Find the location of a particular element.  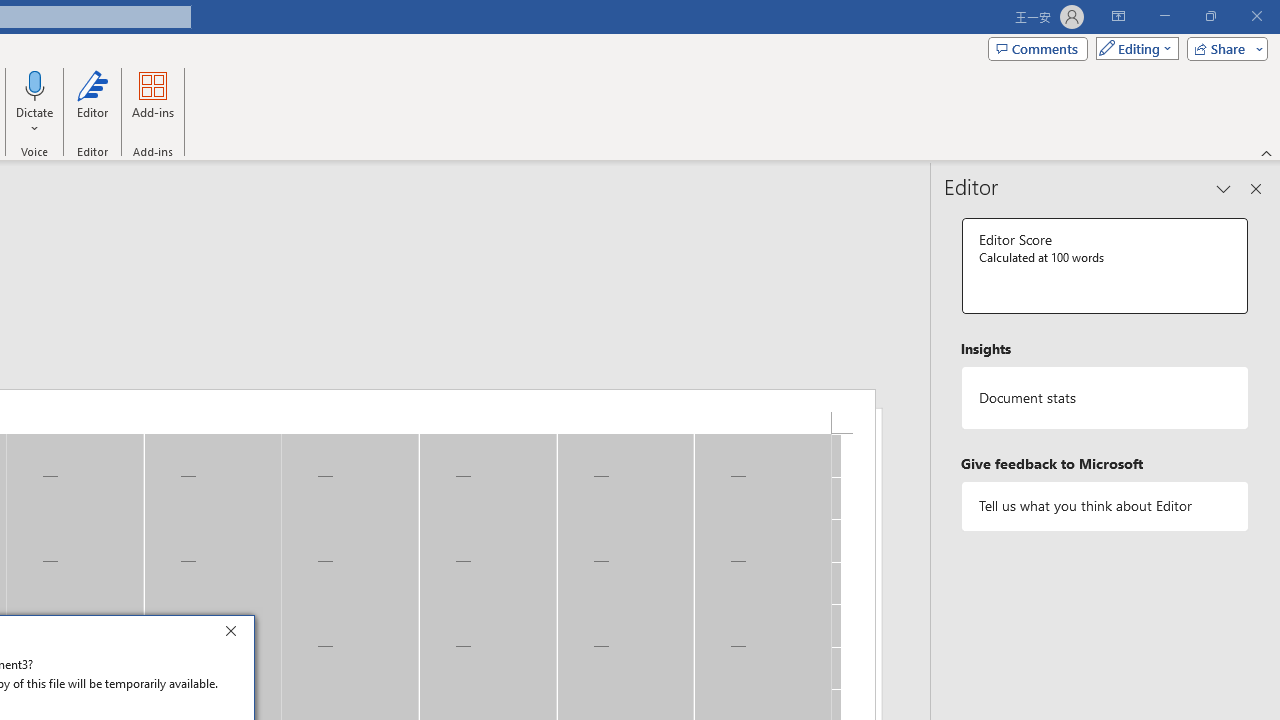

'Task Pane Options' is located at coordinates (1223, 189).